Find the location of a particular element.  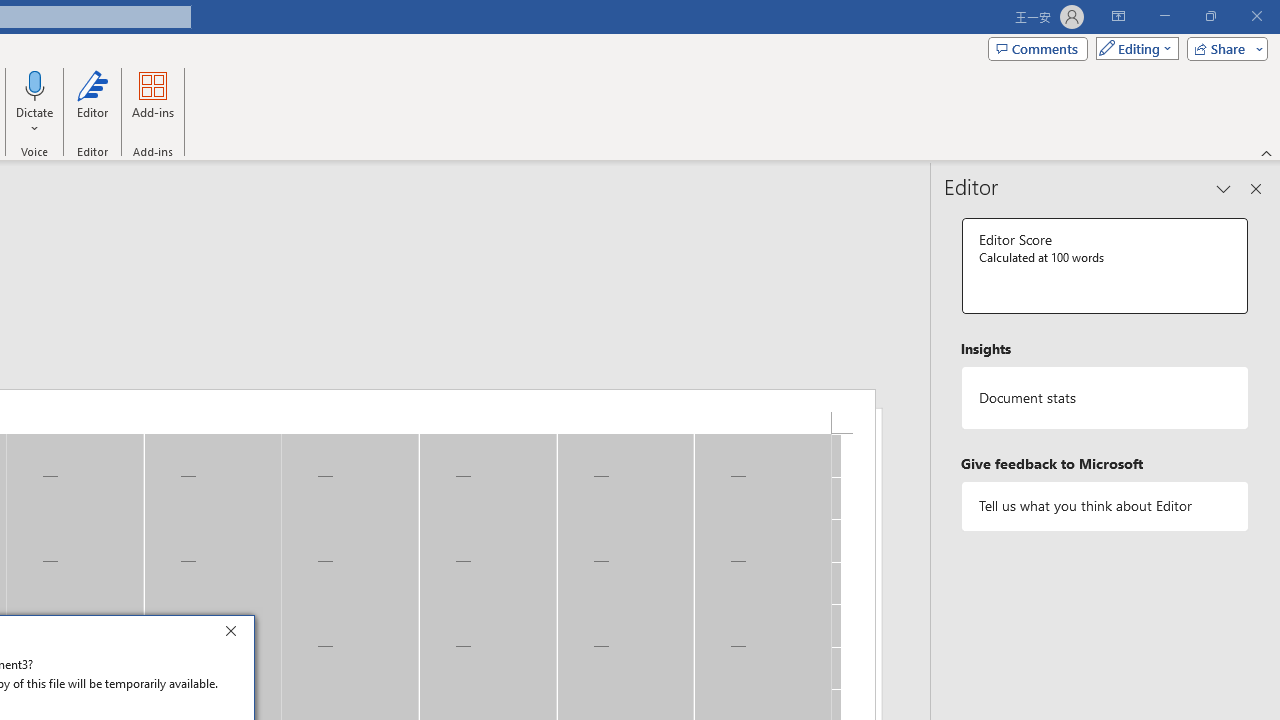

'Task Pane Options' is located at coordinates (1223, 189).